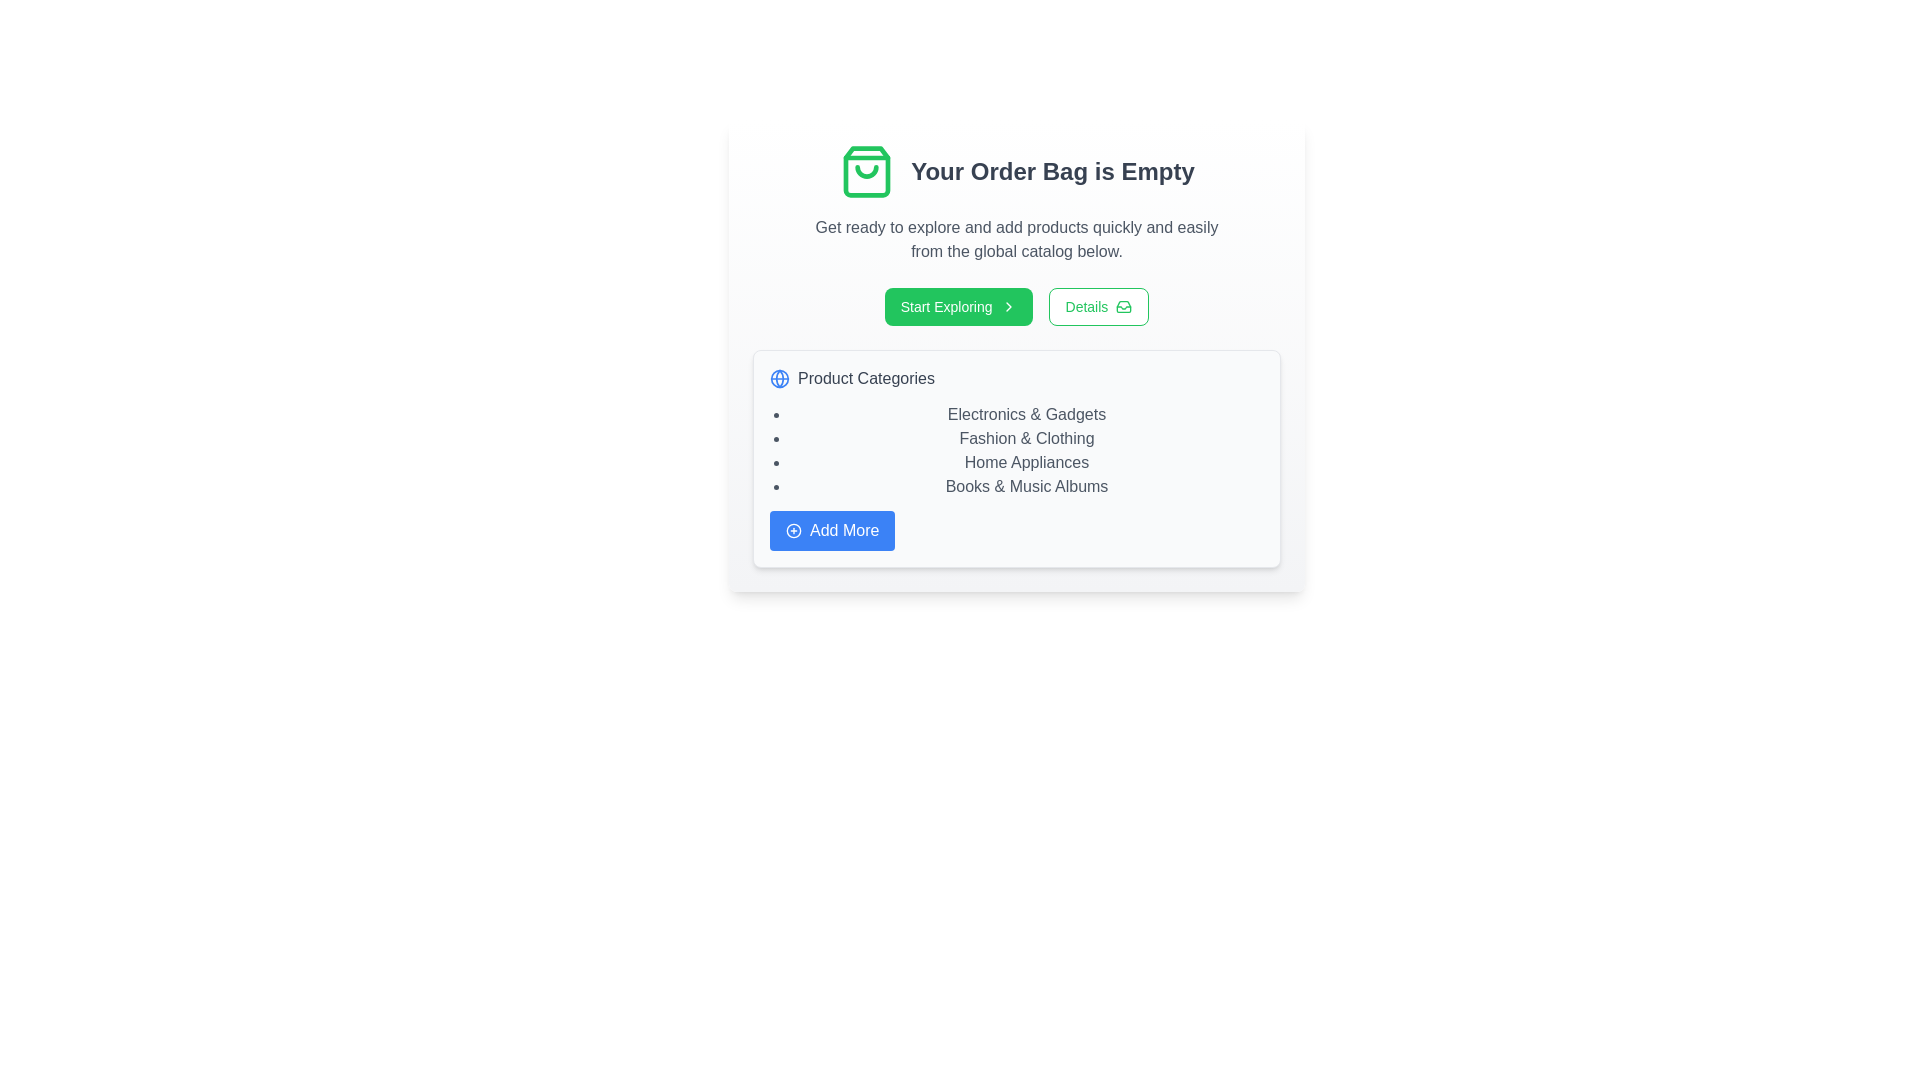 The height and width of the screenshot is (1080, 1920). What do you see at coordinates (1017, 307) in the screenshot?
I see `the small rightward arrow icon located within the green rectangular 'Start Exploring' button, which has a green background and white text` at bounding box center [1017, 307].